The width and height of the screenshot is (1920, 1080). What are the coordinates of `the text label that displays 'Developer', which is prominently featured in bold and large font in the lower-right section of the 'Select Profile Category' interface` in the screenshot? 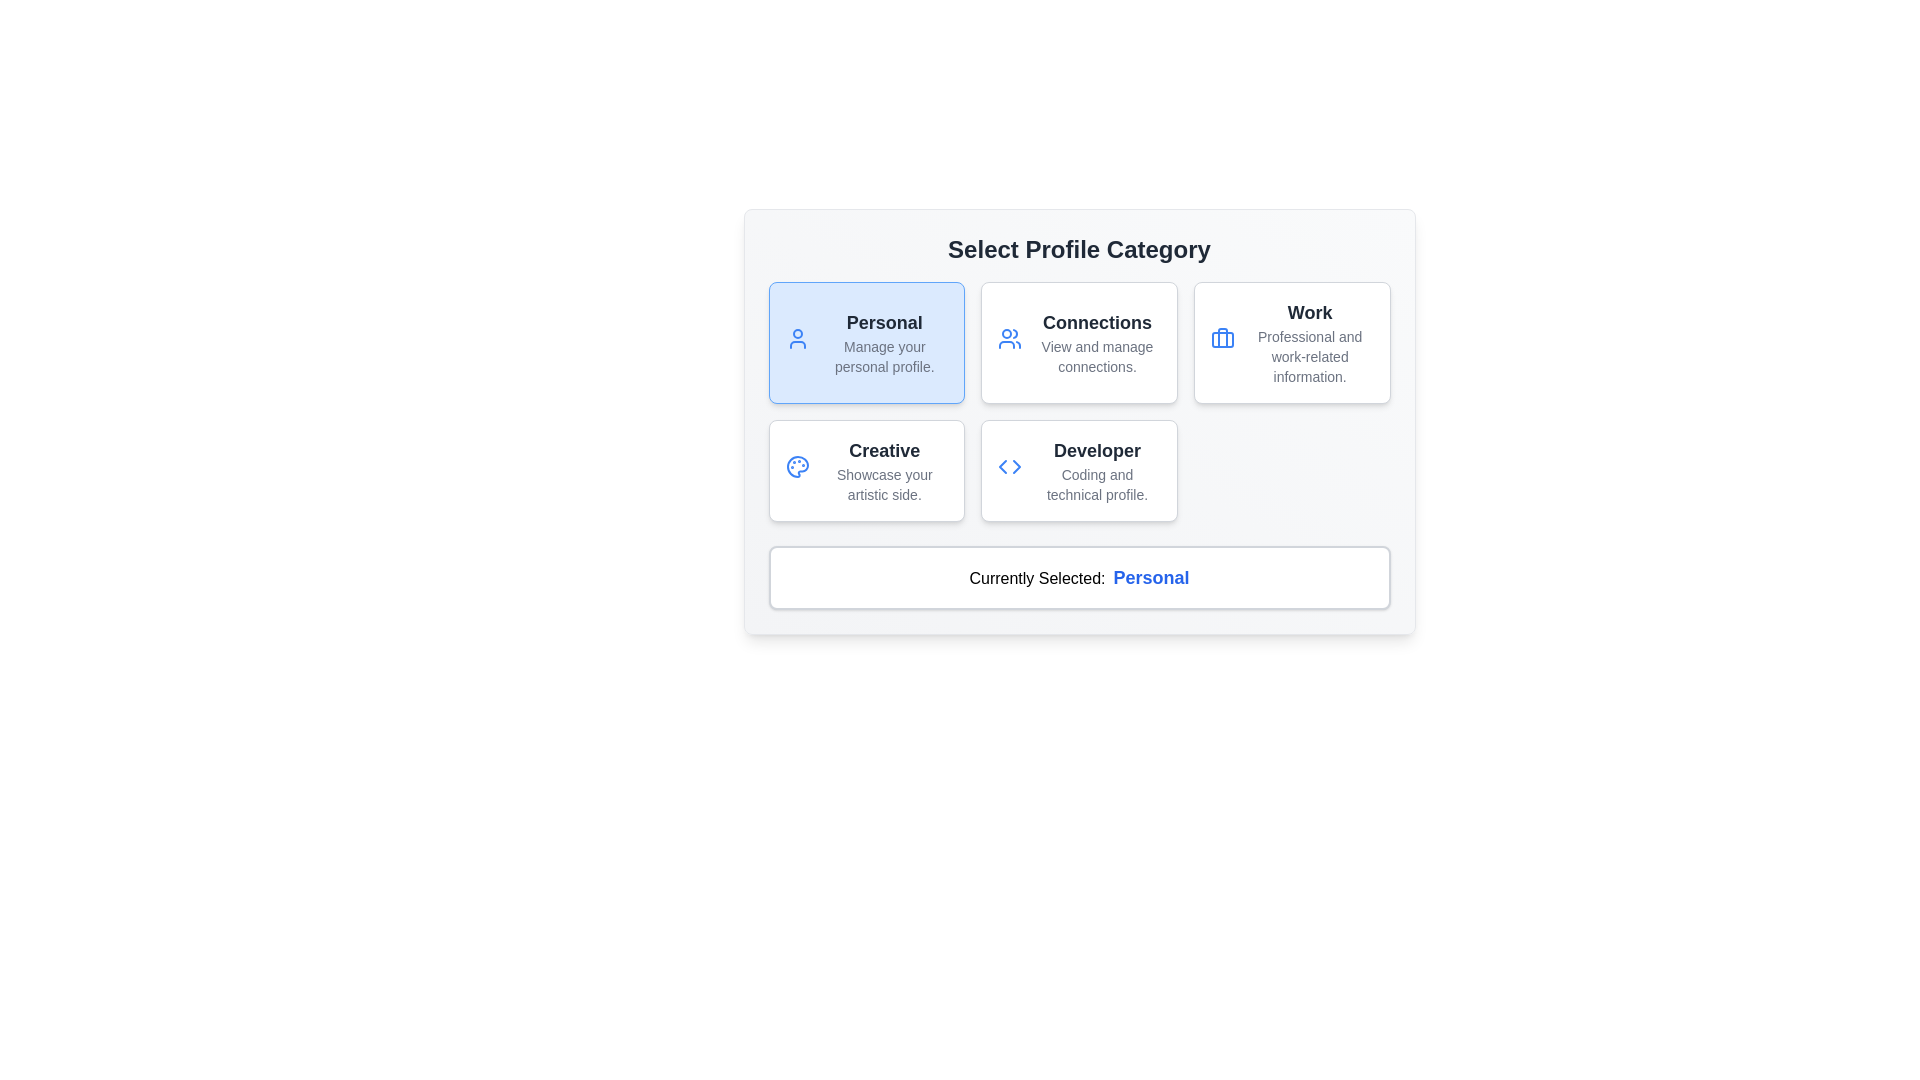 It's located at (1096, 451).